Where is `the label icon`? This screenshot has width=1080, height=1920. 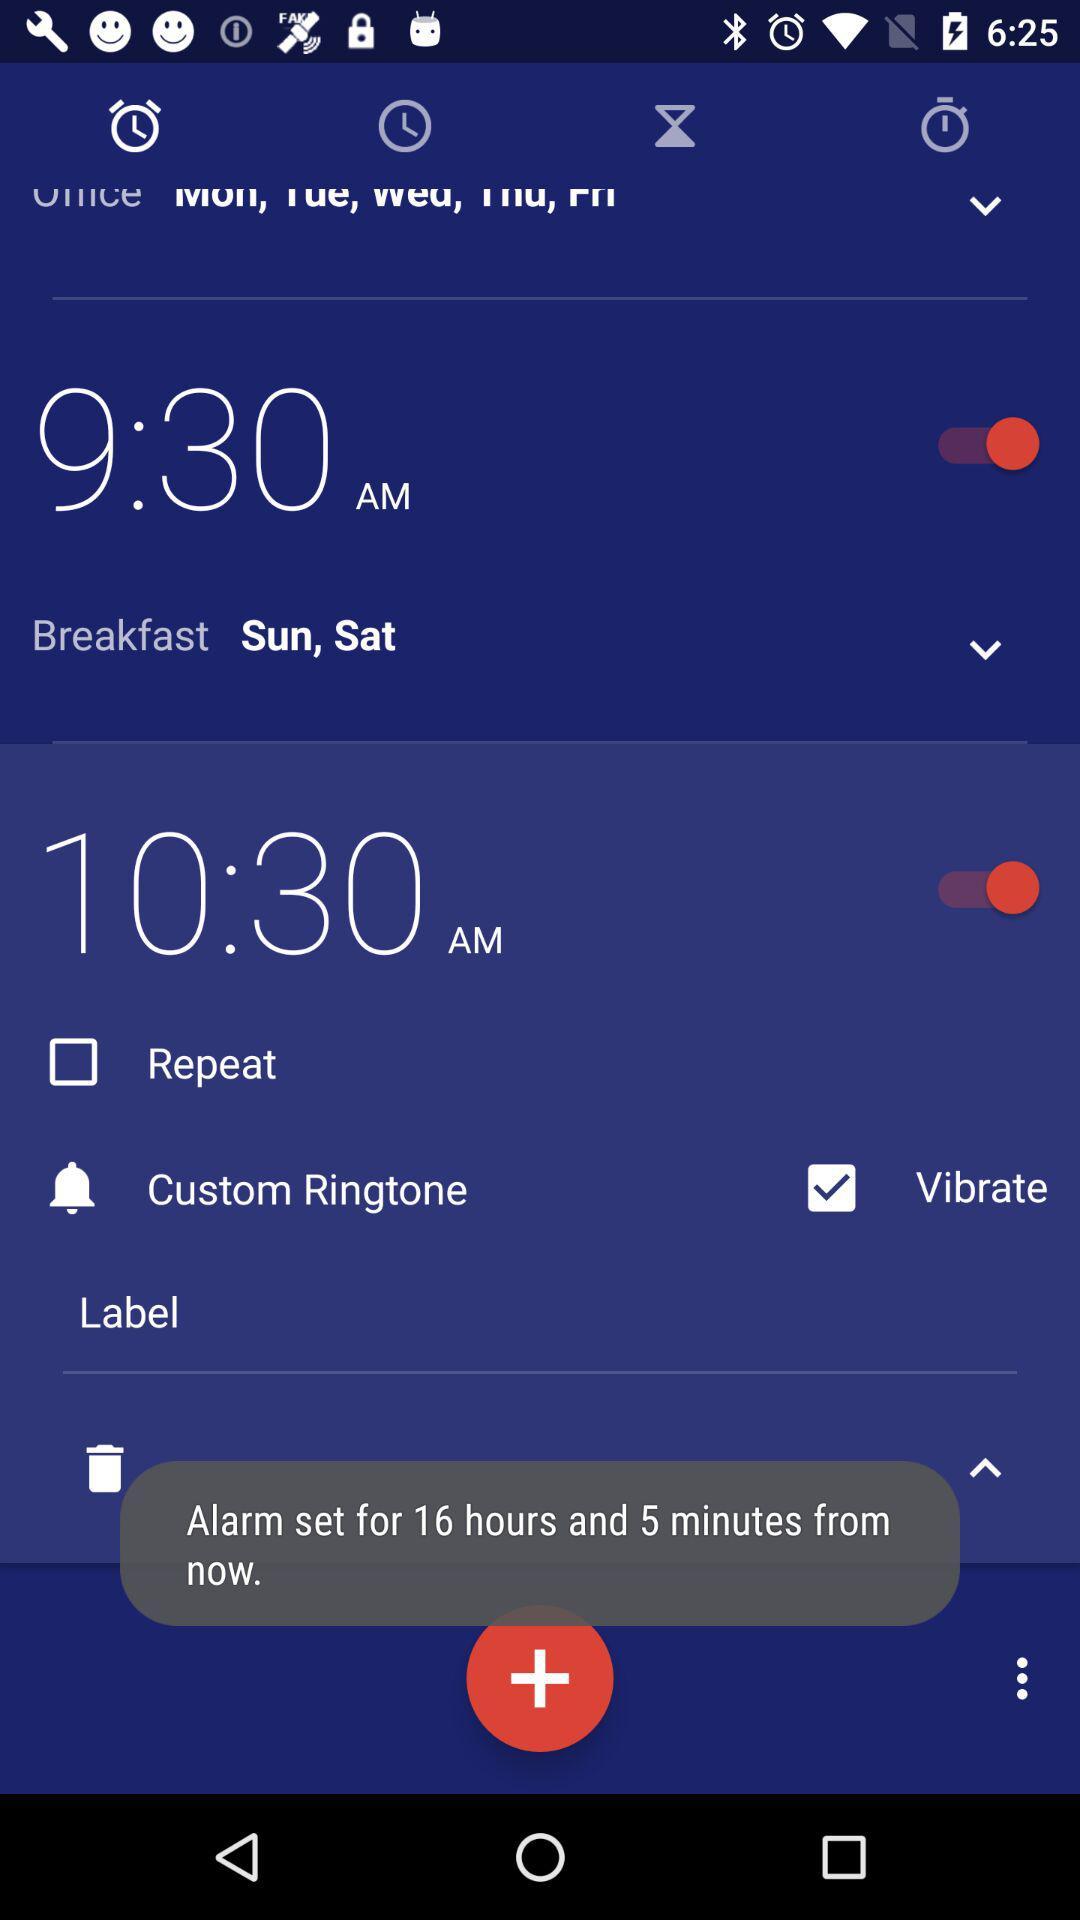 the label icon is located at coordinates (540, 1310).